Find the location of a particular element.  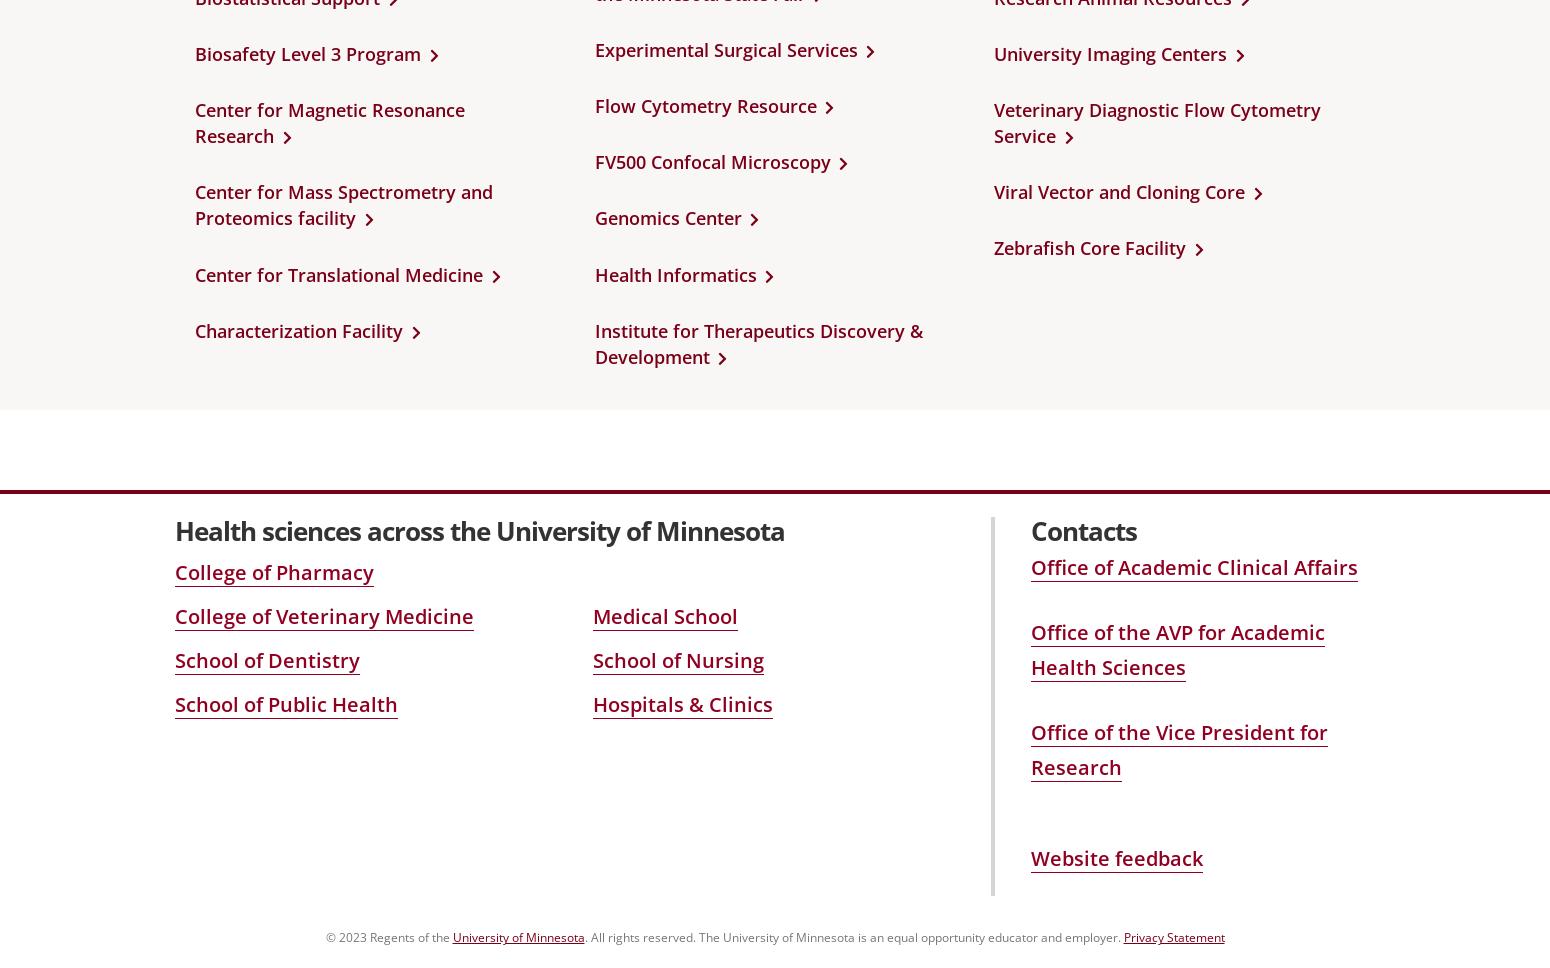

'FV500 Confocal Microscopy' is located at coordinates (593, 162).